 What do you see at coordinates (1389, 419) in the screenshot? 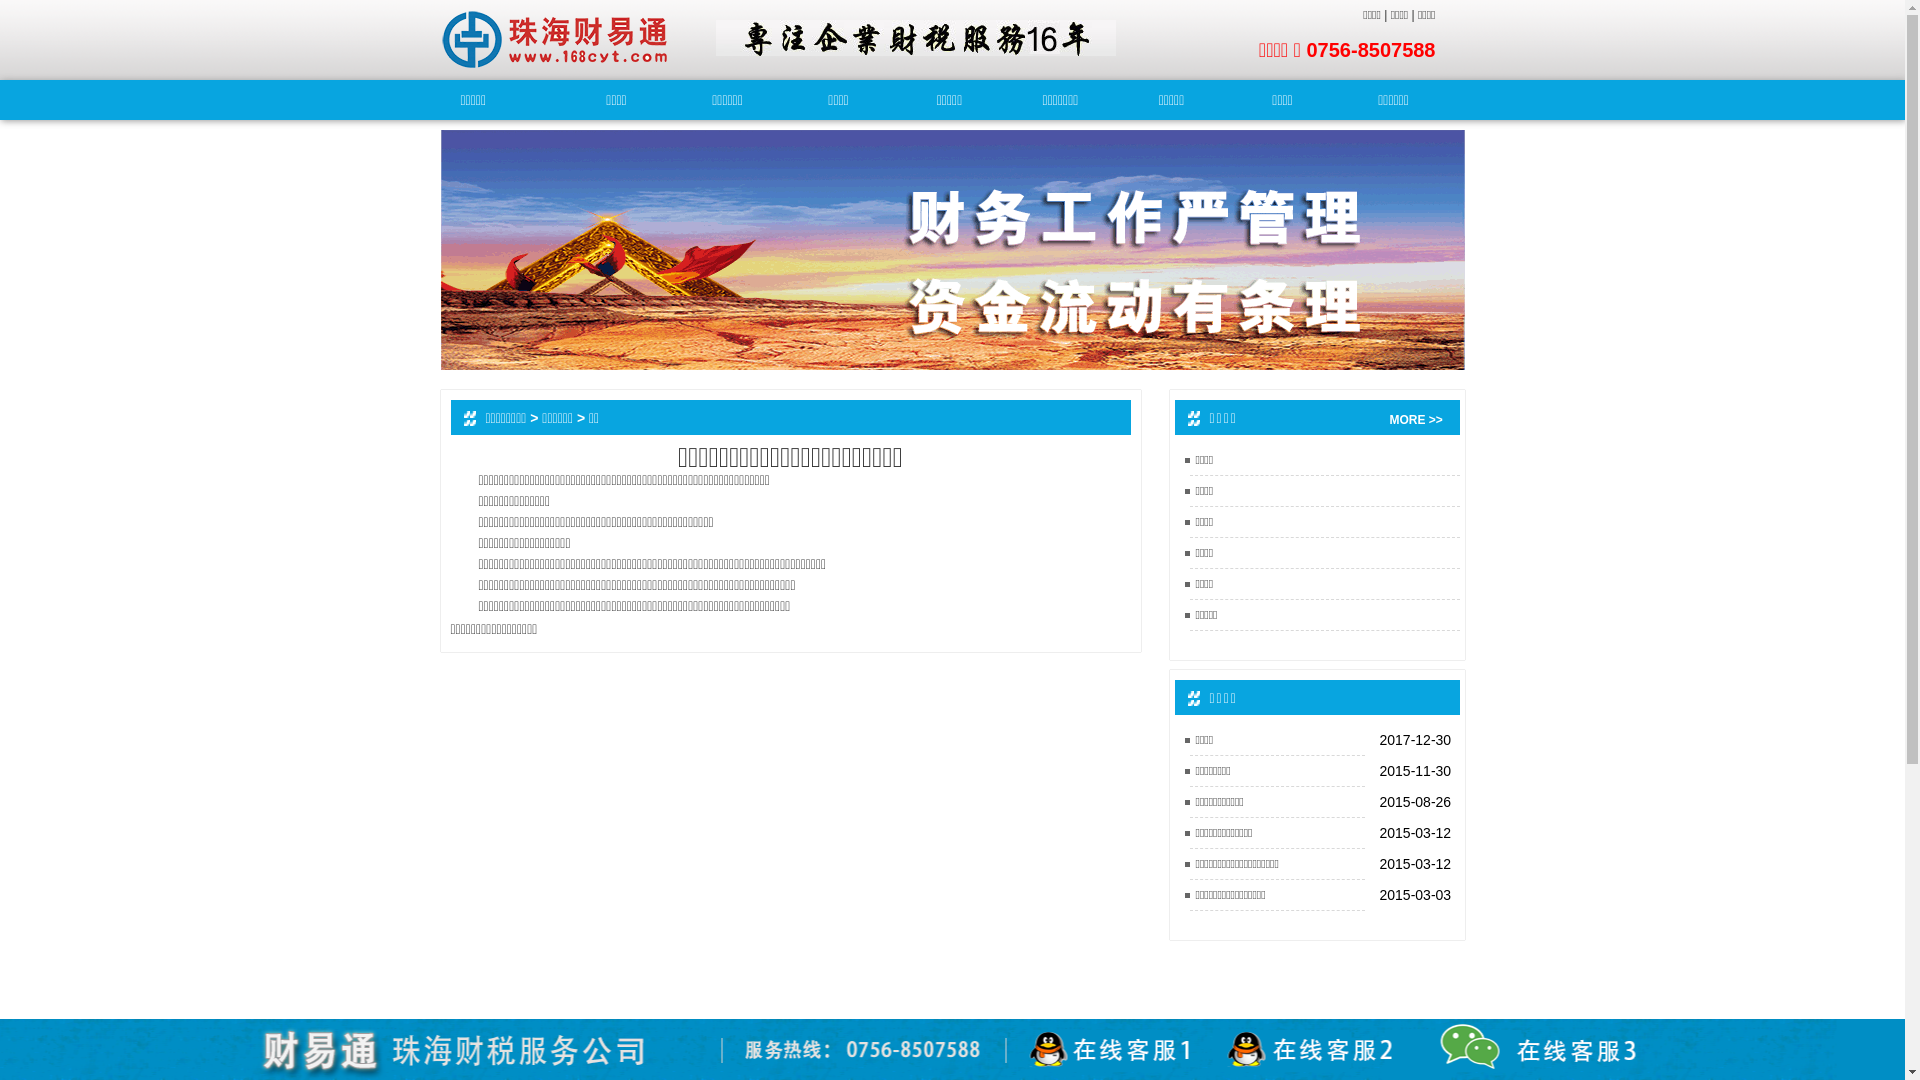
I see `'MORE >>'` at bounding box center [1389, 419].